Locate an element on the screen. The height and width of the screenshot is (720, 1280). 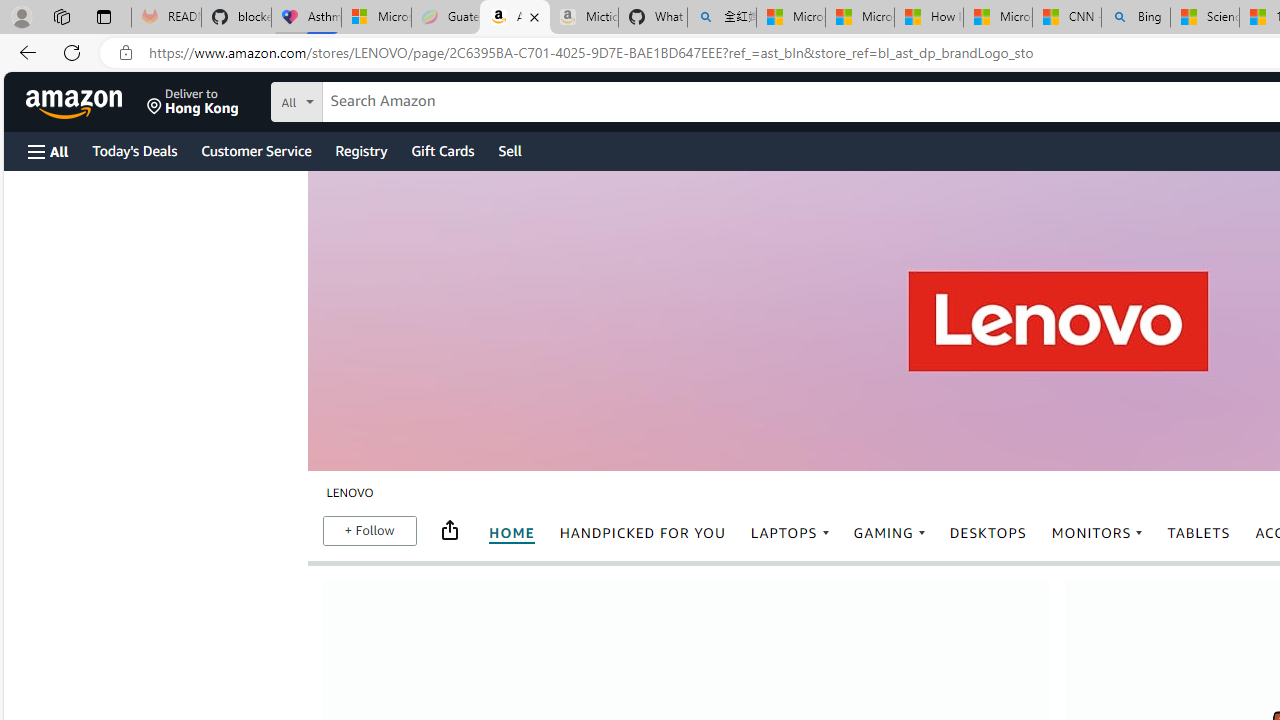
'HANDPICKED FOR YOU' is located at coordinates (642, 532).